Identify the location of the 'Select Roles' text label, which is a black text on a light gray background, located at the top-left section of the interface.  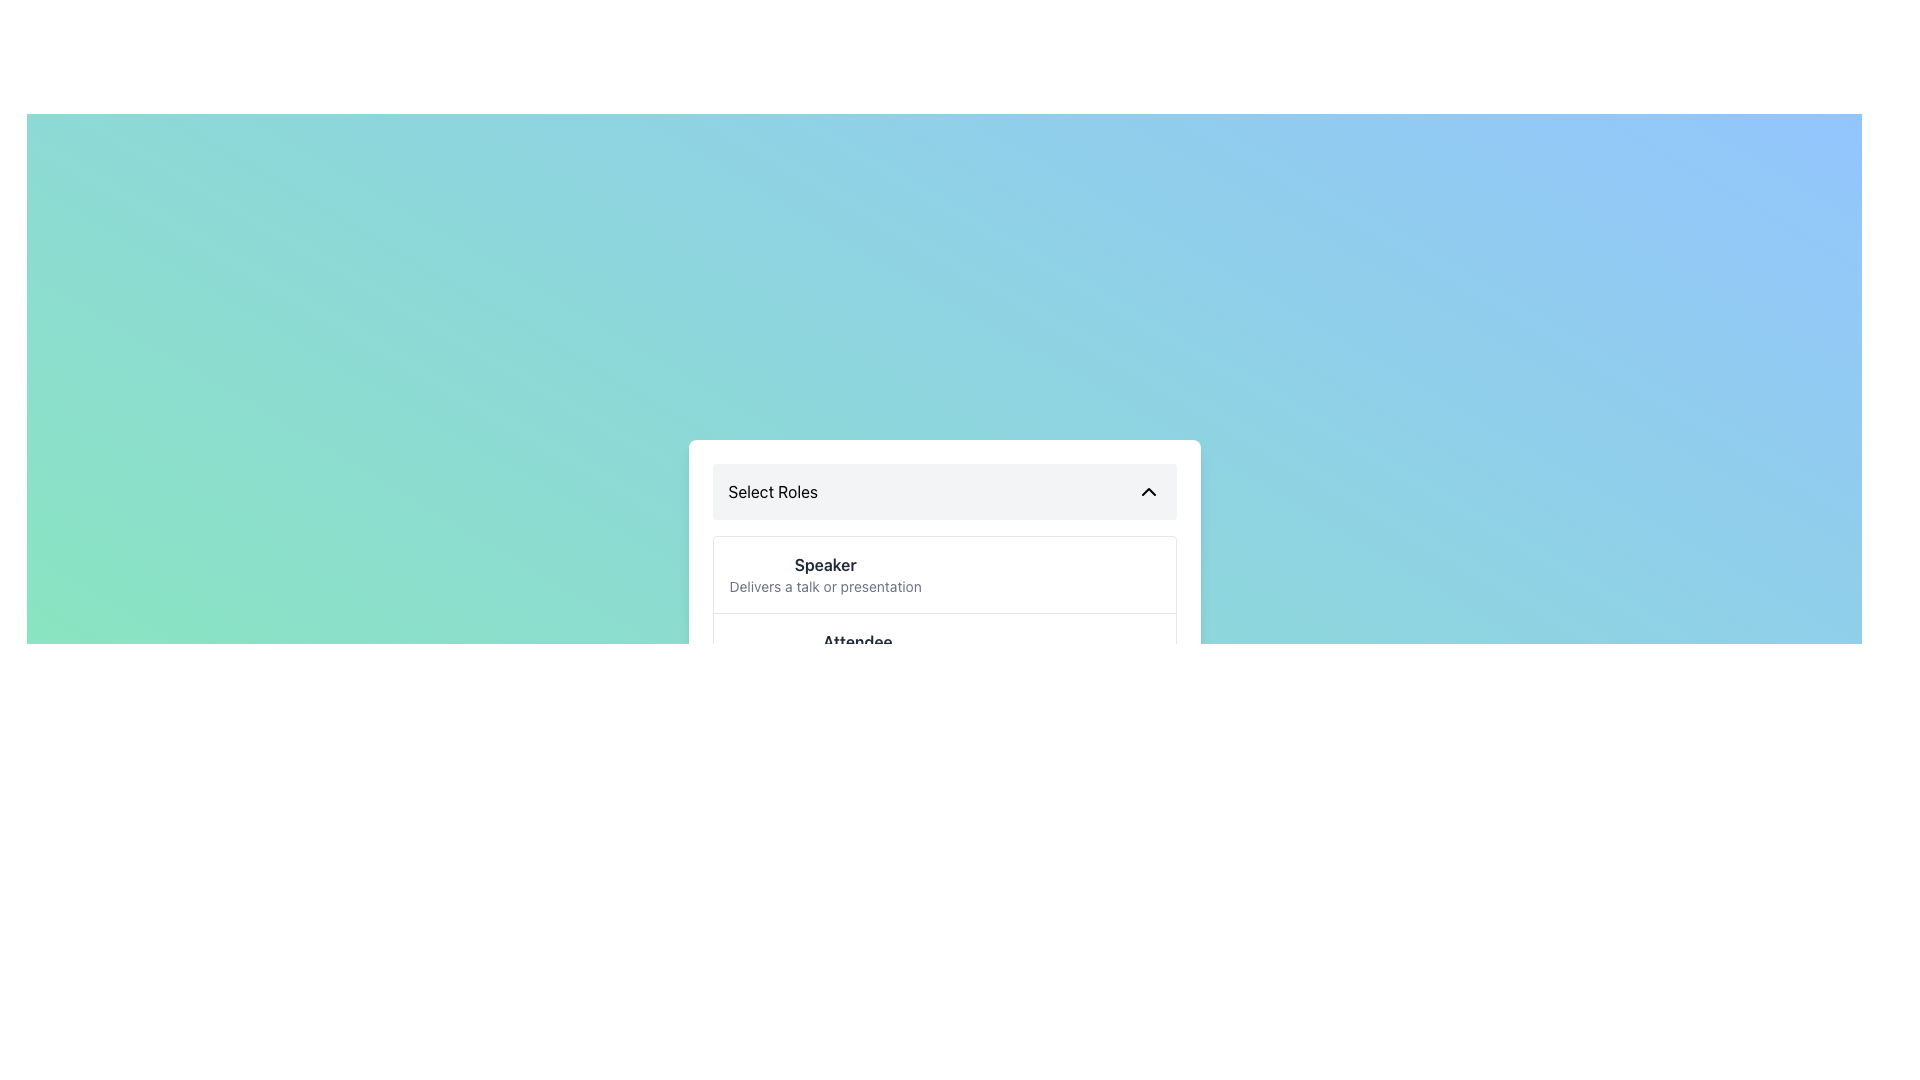
(772, 491).